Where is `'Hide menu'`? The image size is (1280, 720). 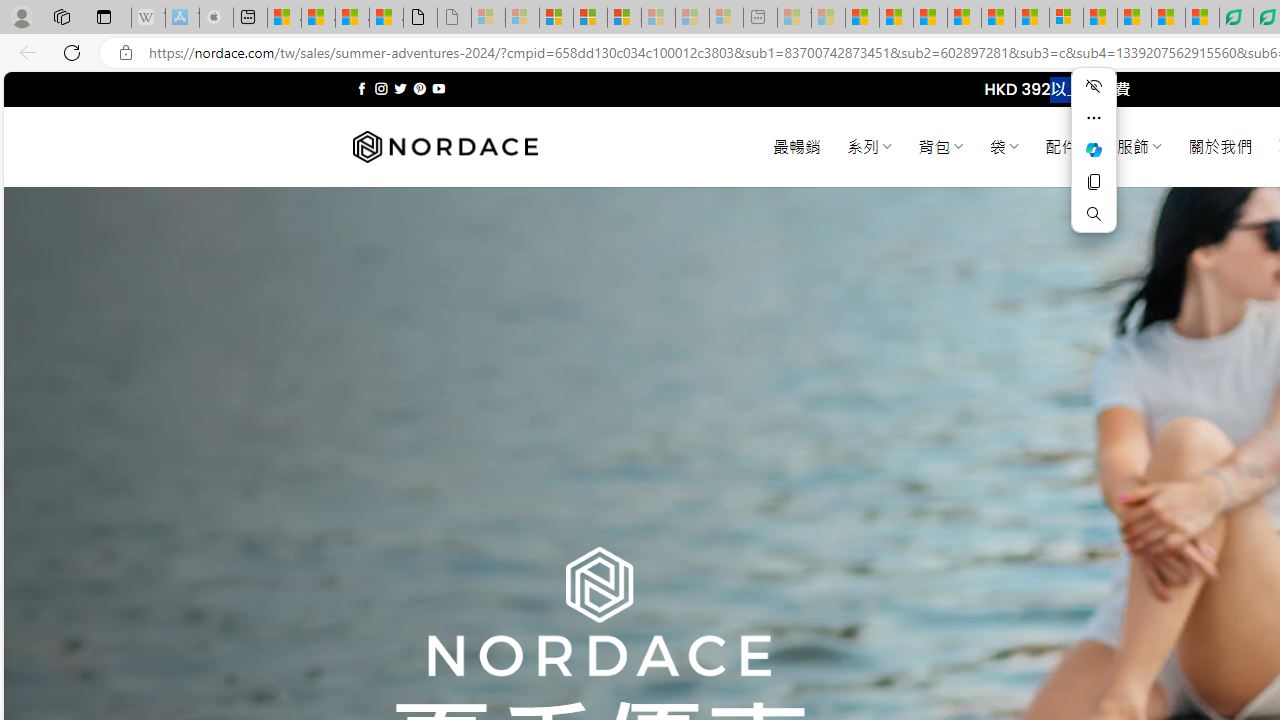 'Hide menu' is located at coordinates (1093, 85).